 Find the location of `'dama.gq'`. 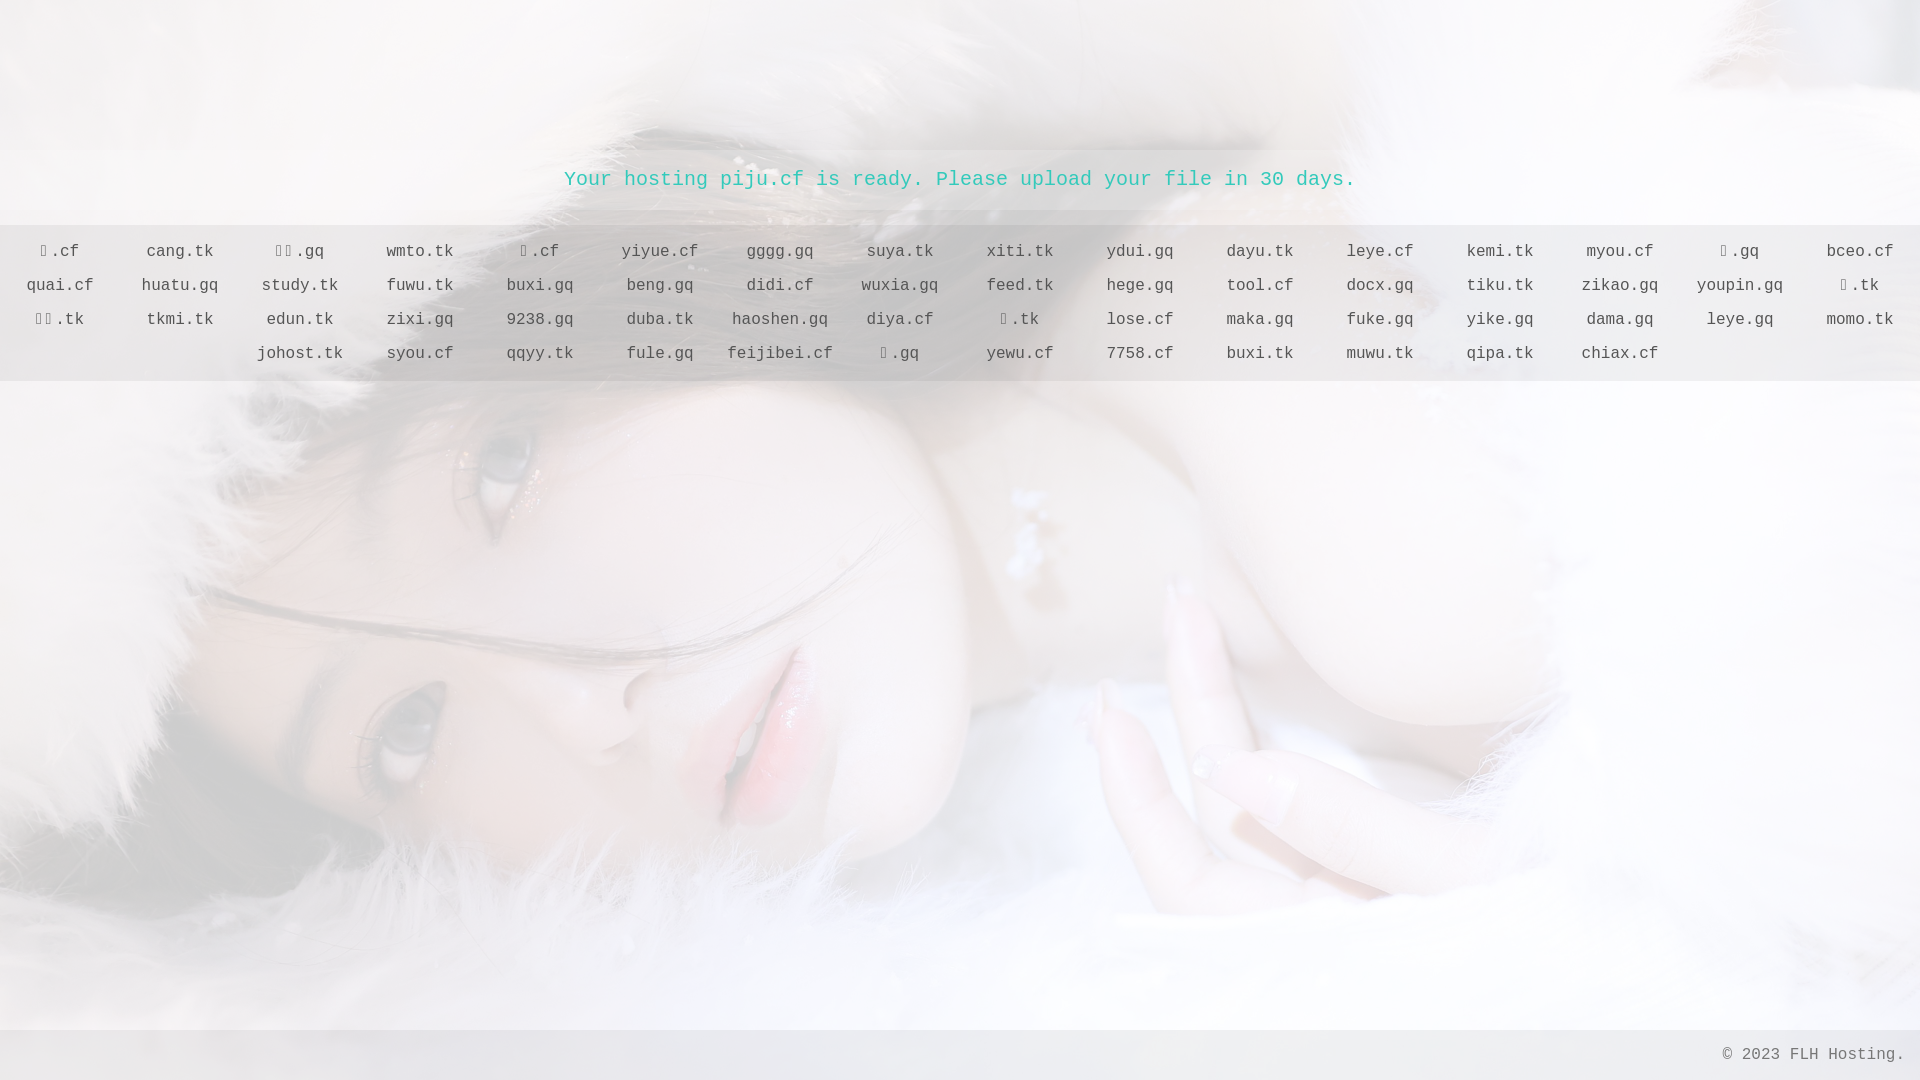

'dama.gq' is located at coordinates (1620, 319).